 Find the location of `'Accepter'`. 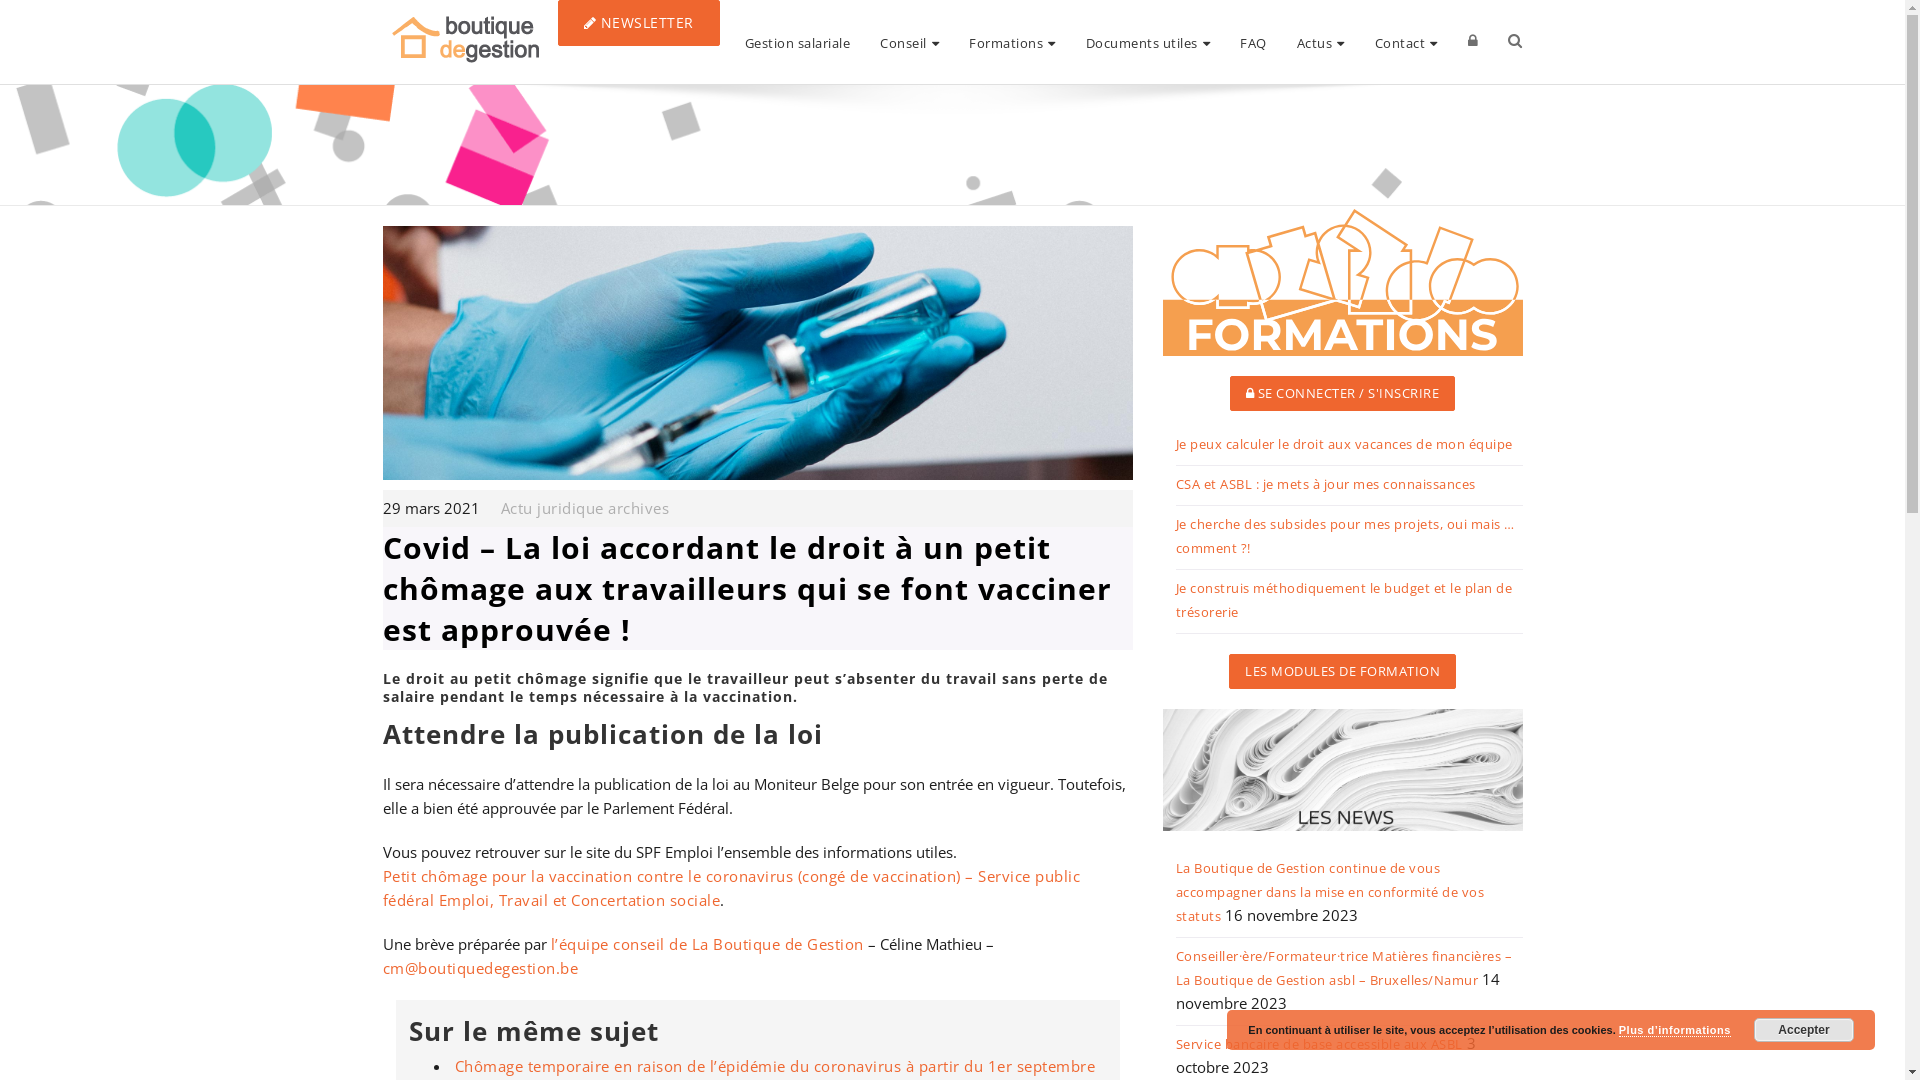

'Accepter' is located at coordinates (1804, 1029).